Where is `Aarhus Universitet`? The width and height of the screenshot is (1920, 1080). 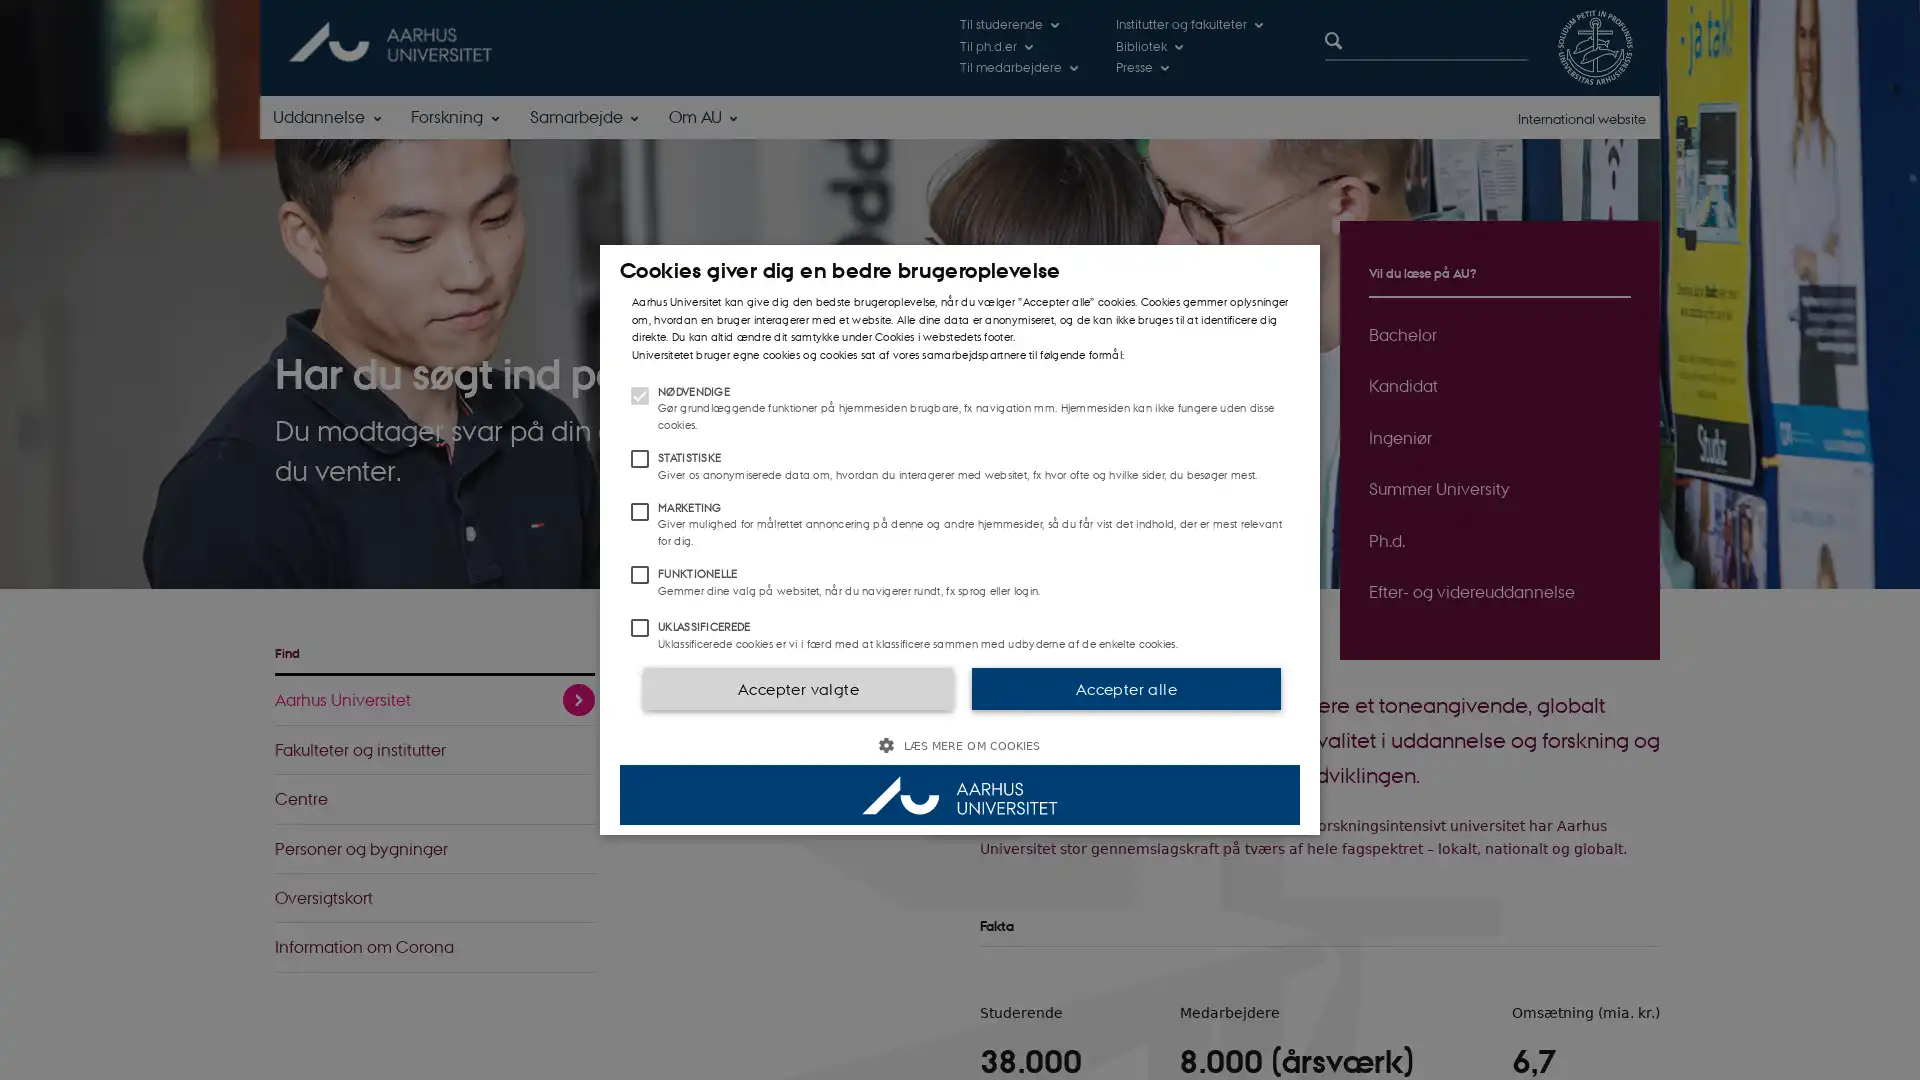 Aarhus Universitet is located at coordinates (434, 698).